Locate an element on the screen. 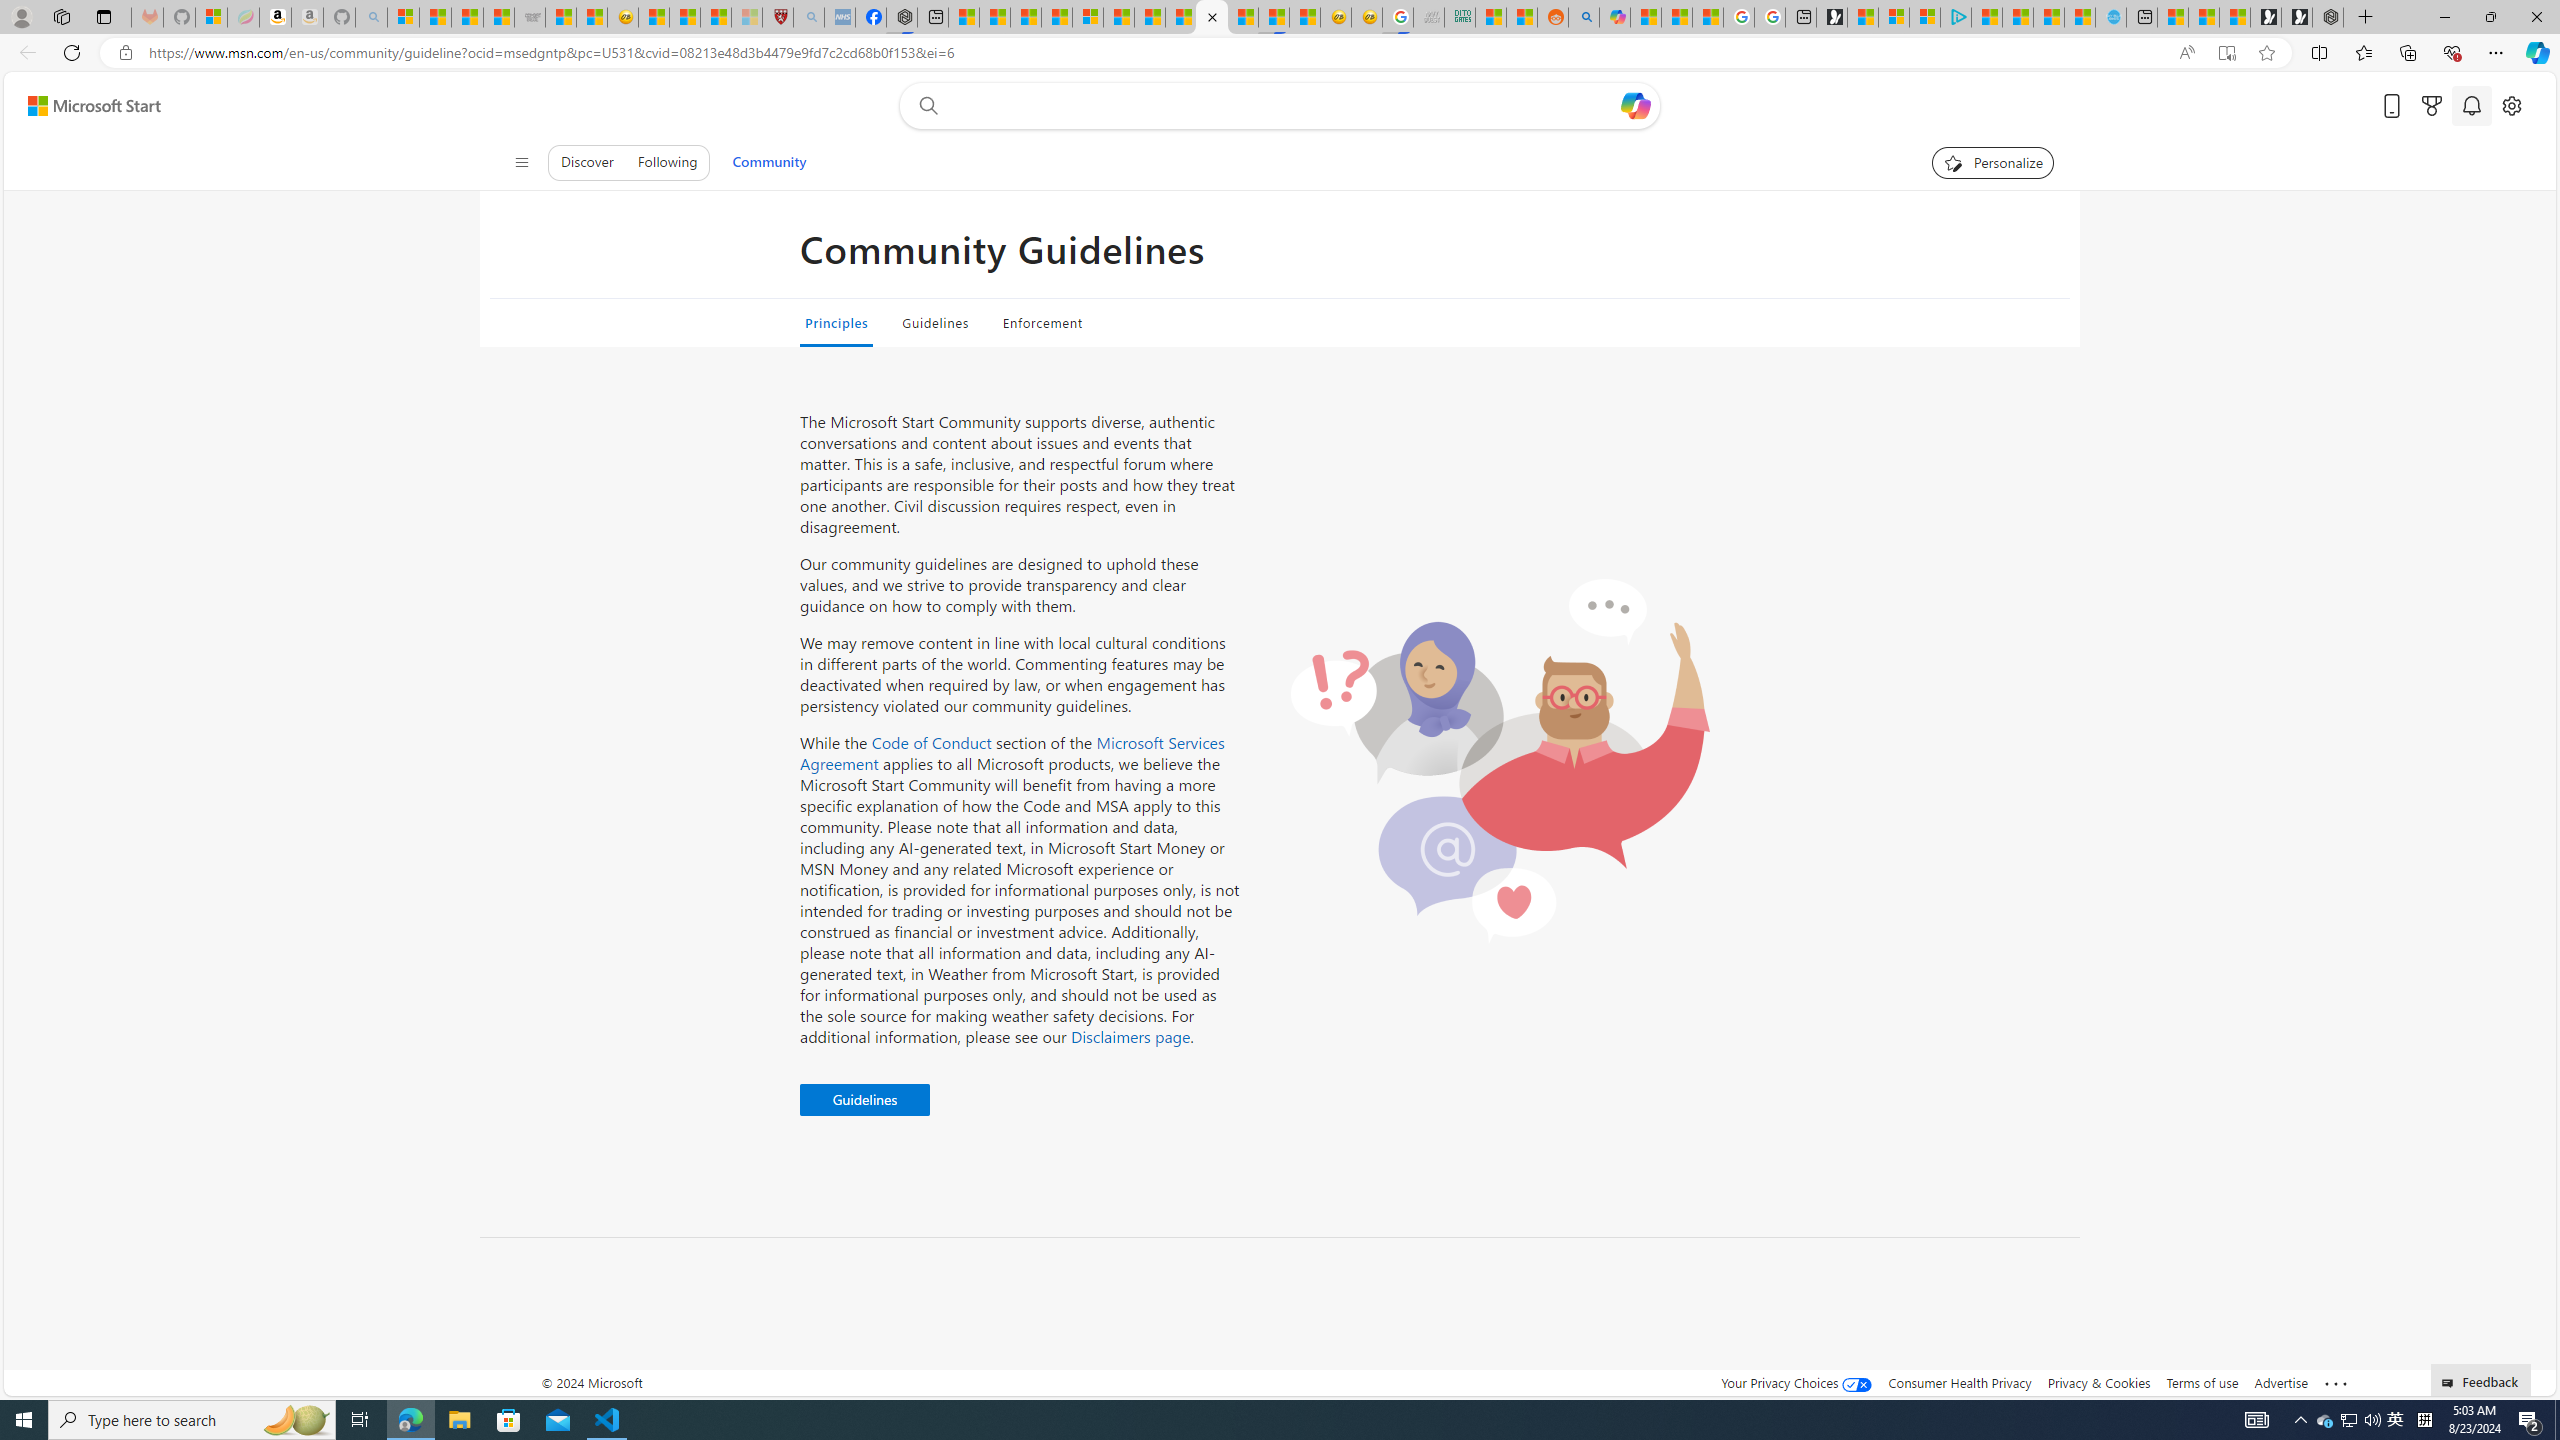  'Trusted Community Engagement and Contributions | Guidelines' is located at coordinates (1211, 16).